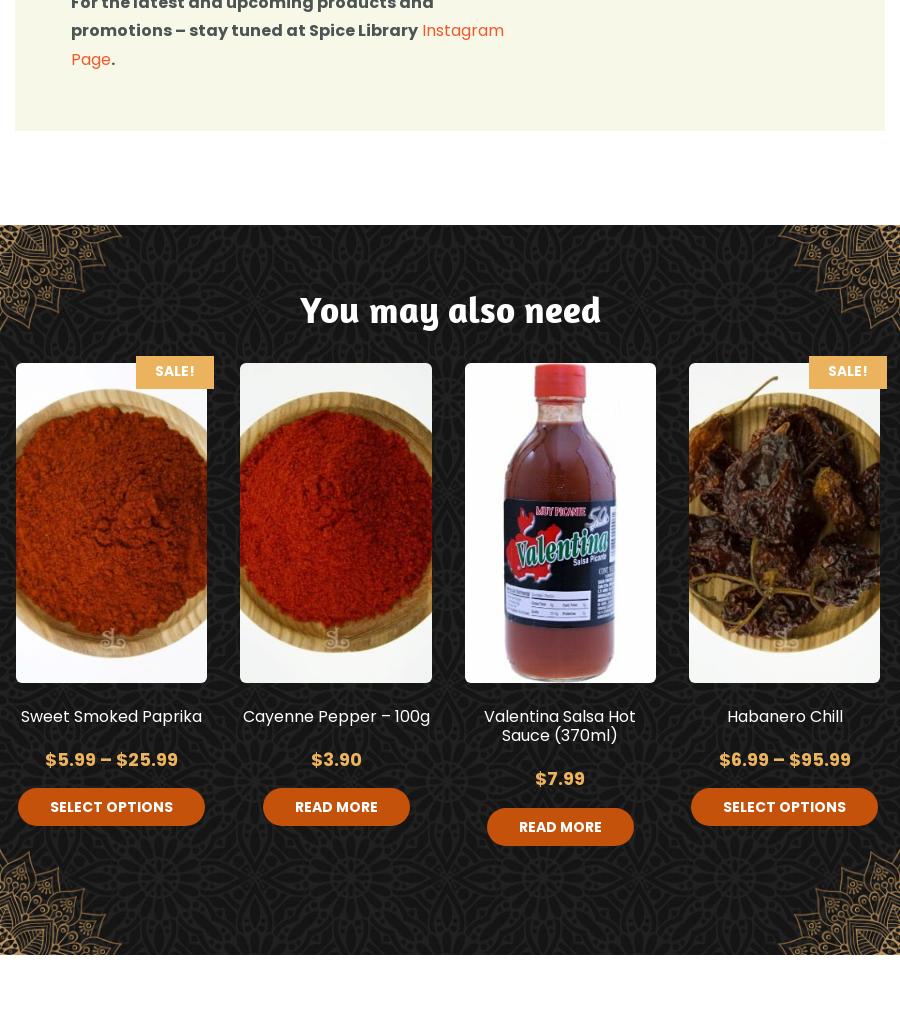  I want to click on 'Sweet Smoked Paprika', so click(19, 715).